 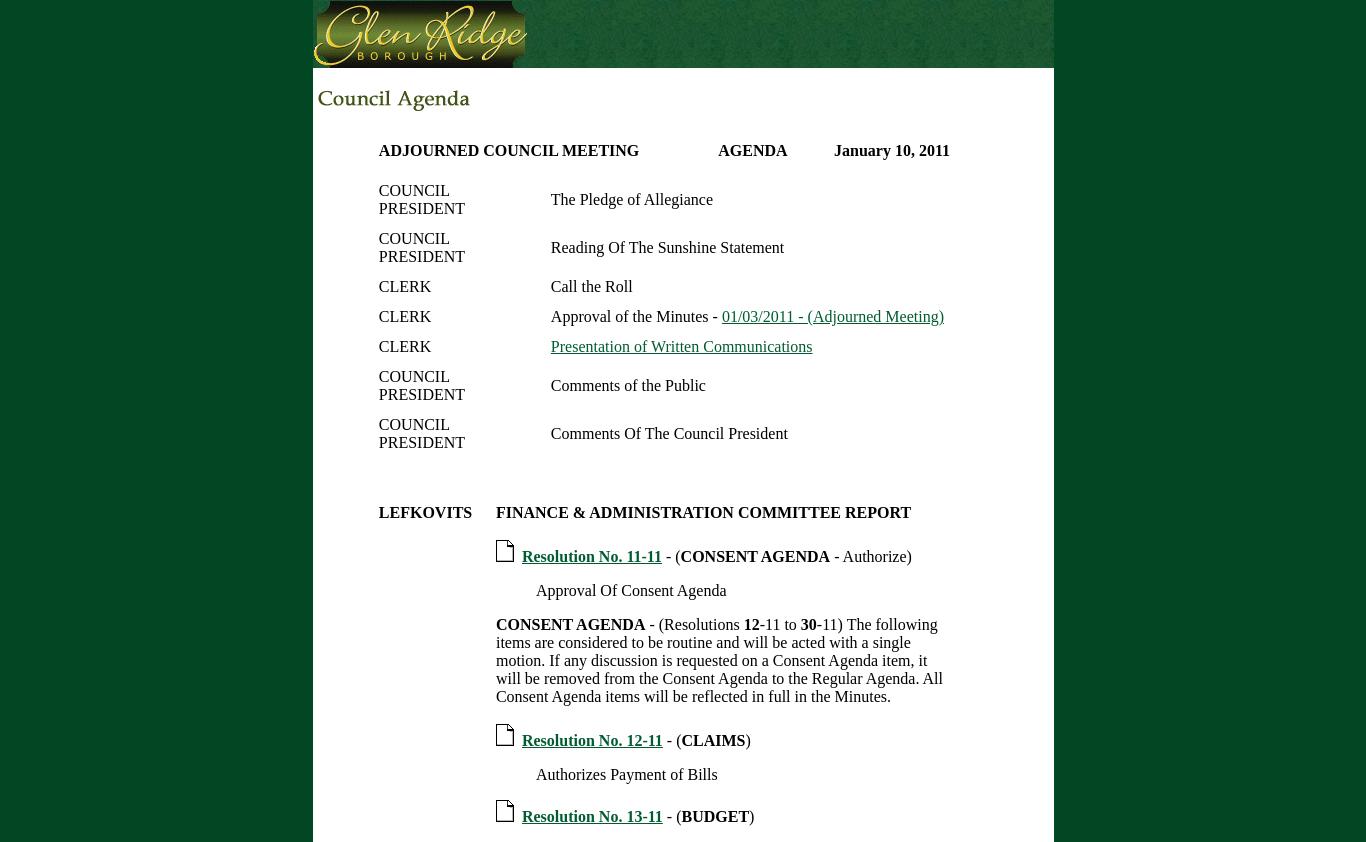 What do you see at coordinates (694, 623) in the screenshot?
I see `'- (Resolutions'` at bounding box center [694, 623].